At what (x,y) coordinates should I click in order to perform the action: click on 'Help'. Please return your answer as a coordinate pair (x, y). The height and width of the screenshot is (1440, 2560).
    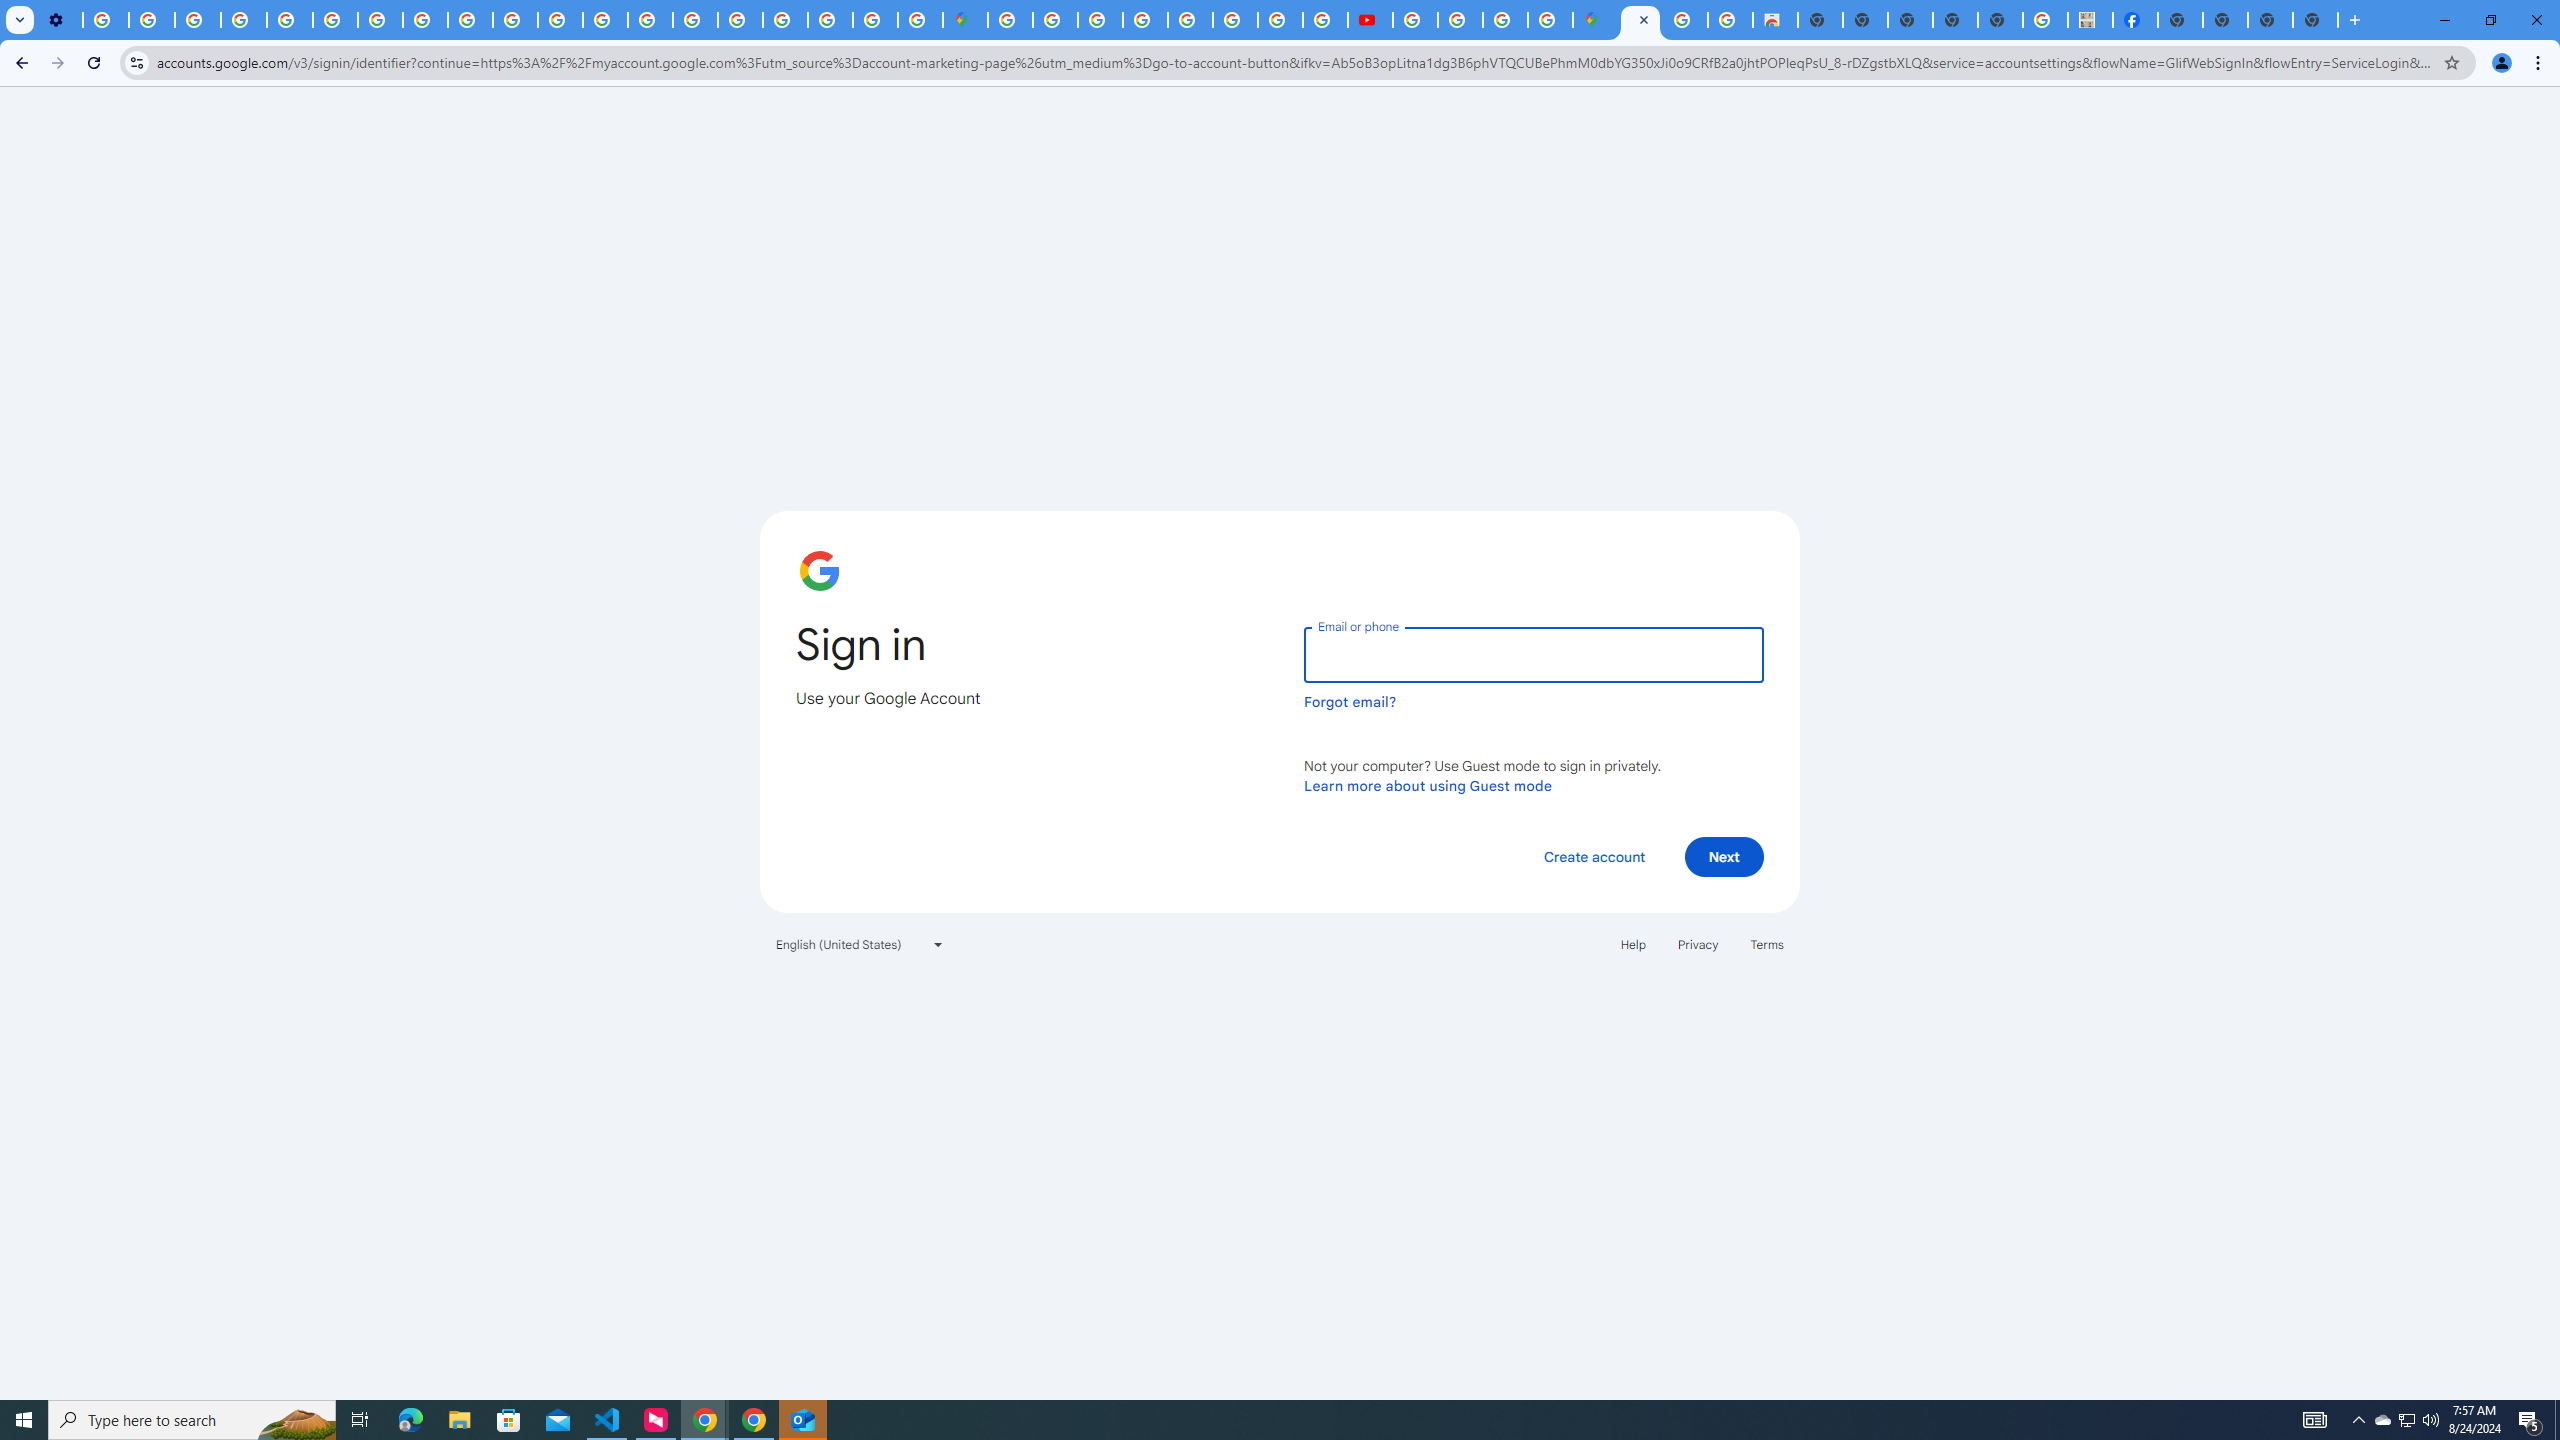
    Looking at the image, I should click on (1632, 942).